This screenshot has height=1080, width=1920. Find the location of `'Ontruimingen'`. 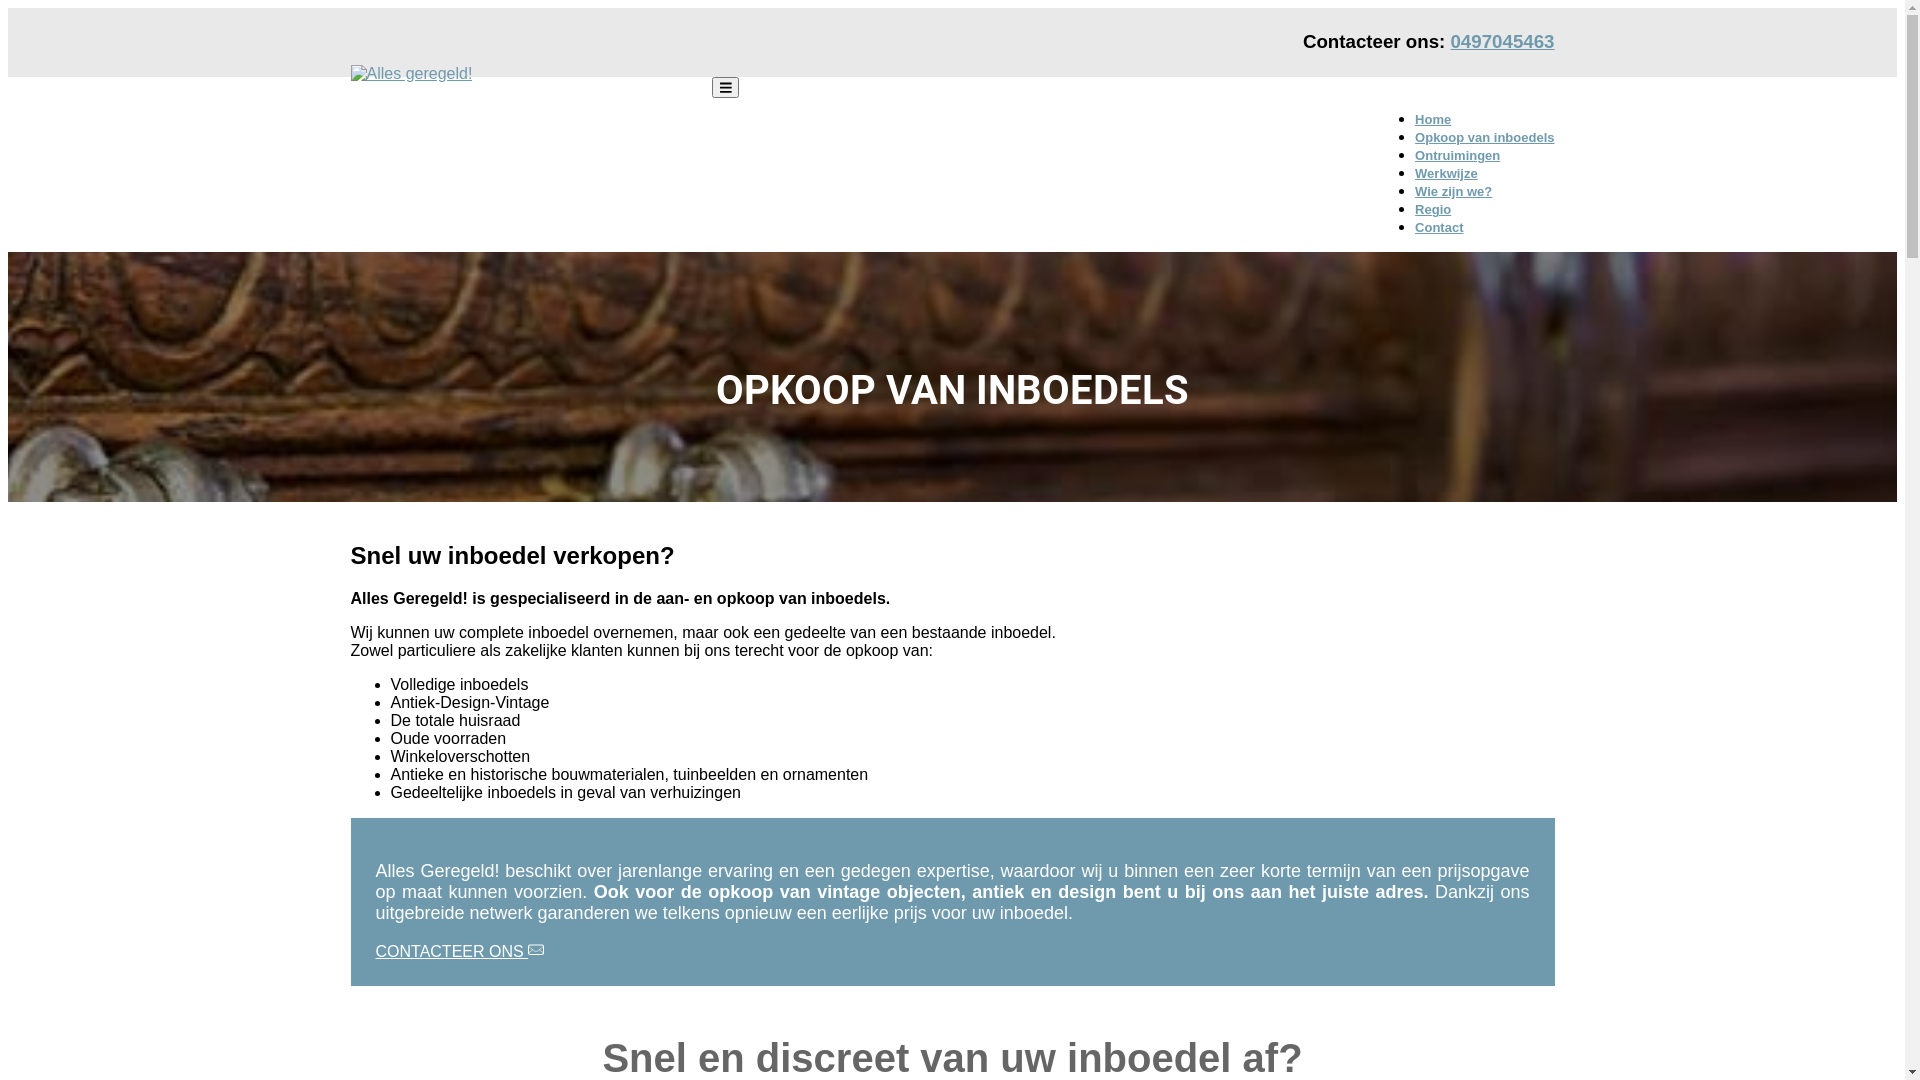

'Ontruimingen' is located at coordinates (1414, 154).